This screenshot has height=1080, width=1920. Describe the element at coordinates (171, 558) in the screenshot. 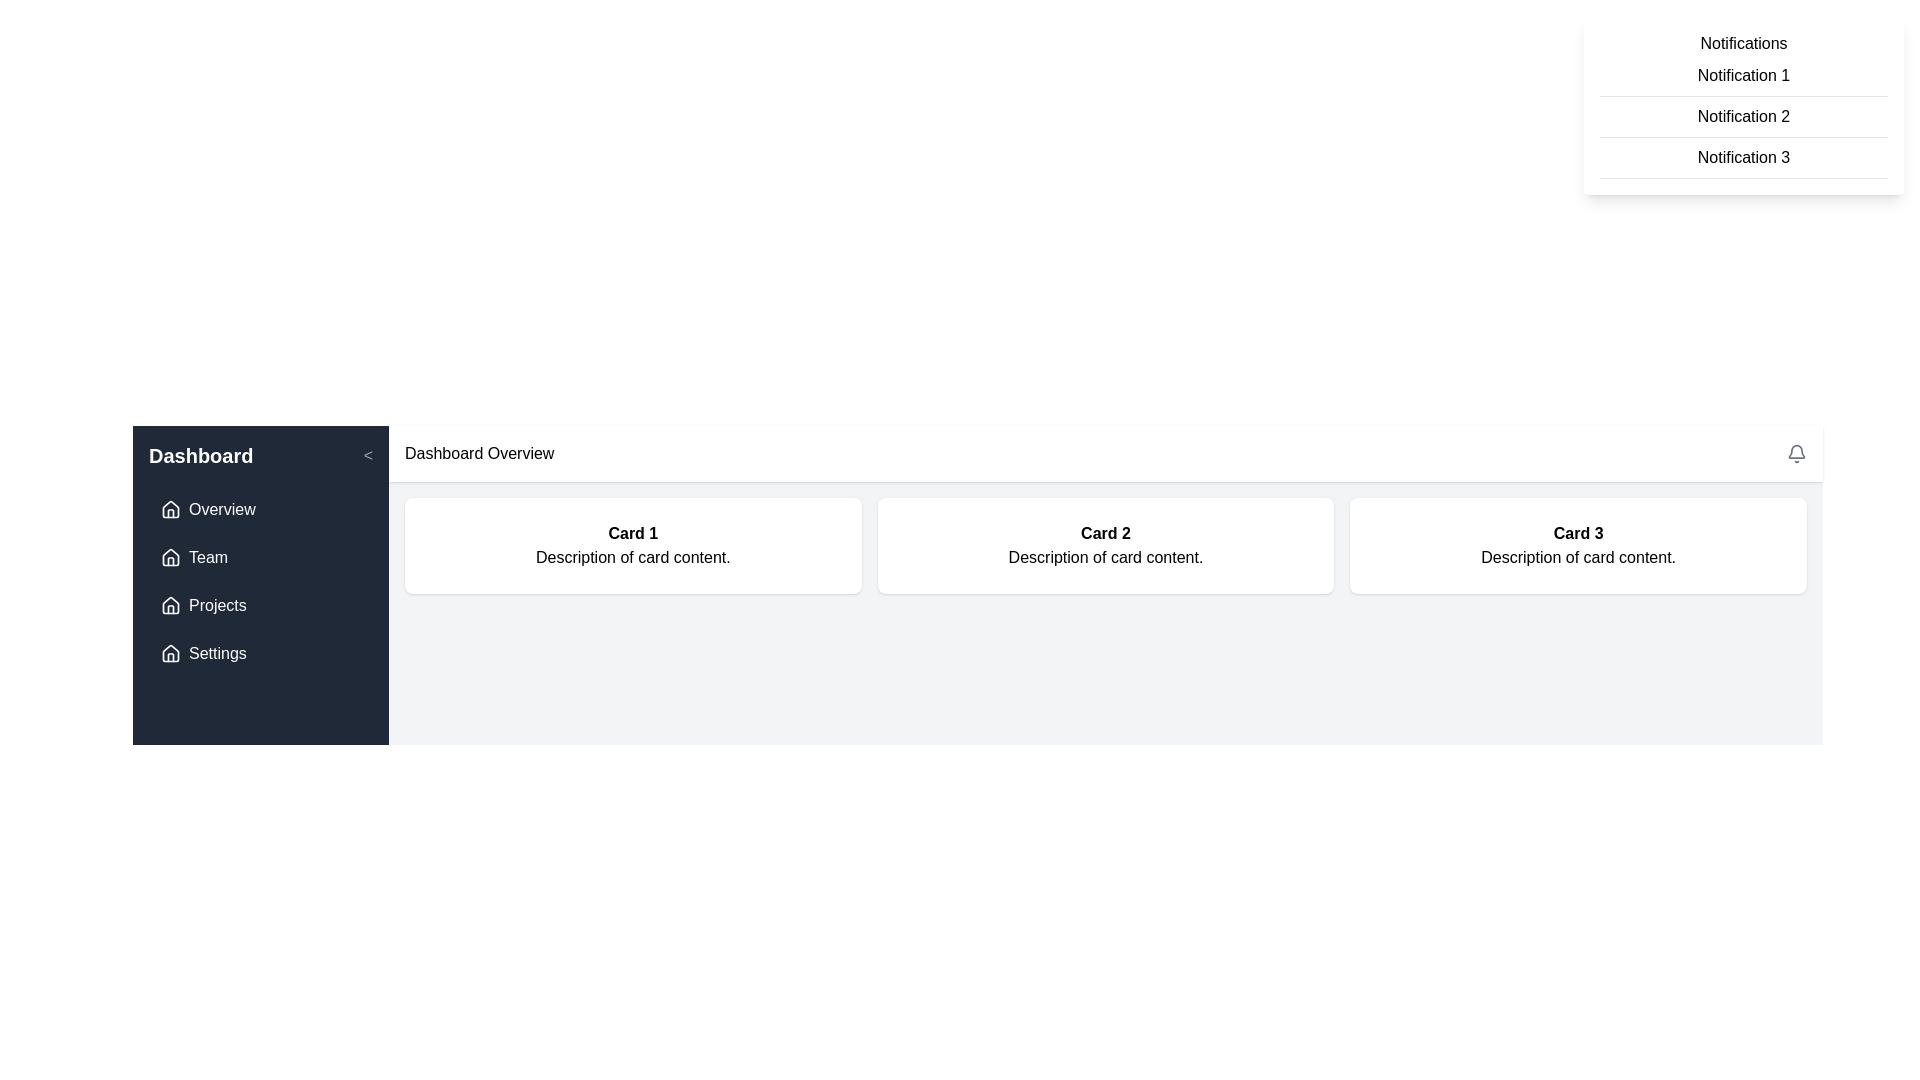

I see `the house icon in the left sidebar, located in the 'Team' section` at that location.